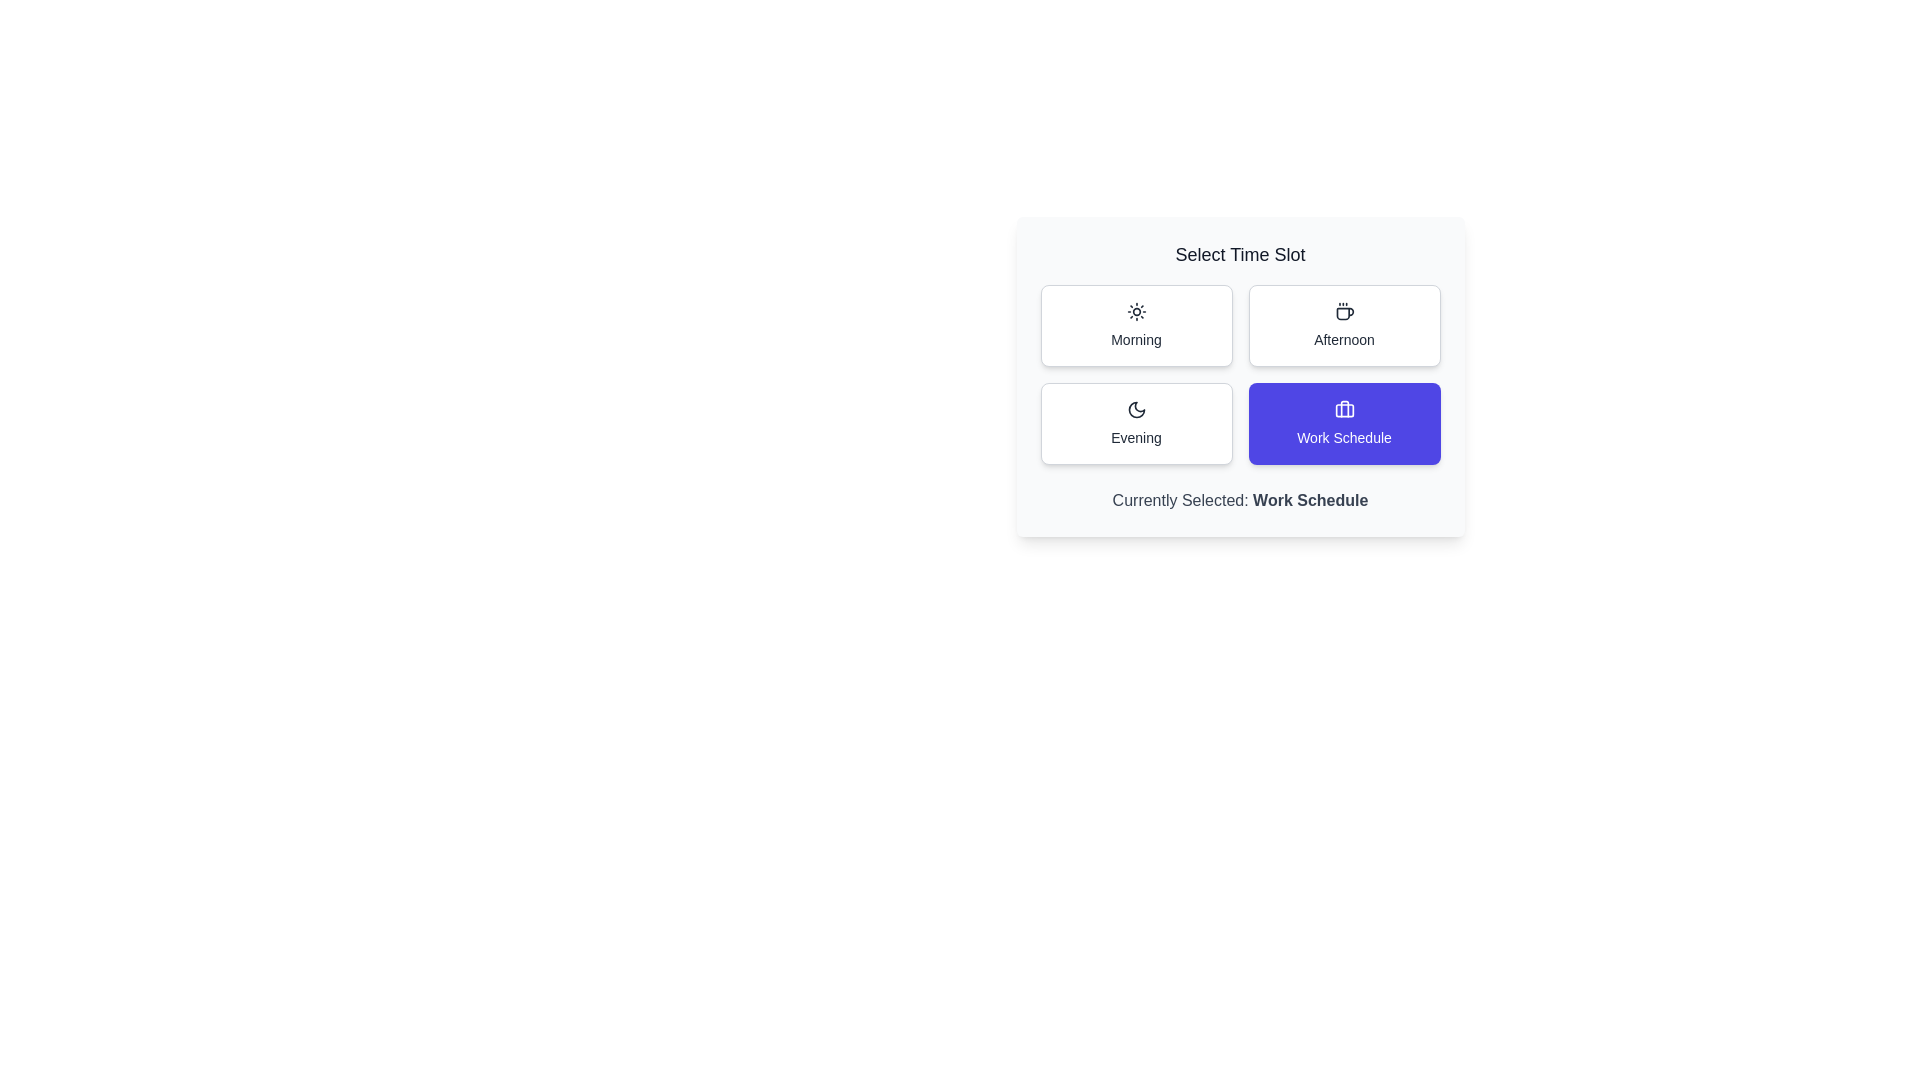 The width and height of the screenshot is (1920, 1080). Describe the element at coordinates (1136, 325) in the screenshot. I see `the button labeled Morning to observe its hover effect` at that location.